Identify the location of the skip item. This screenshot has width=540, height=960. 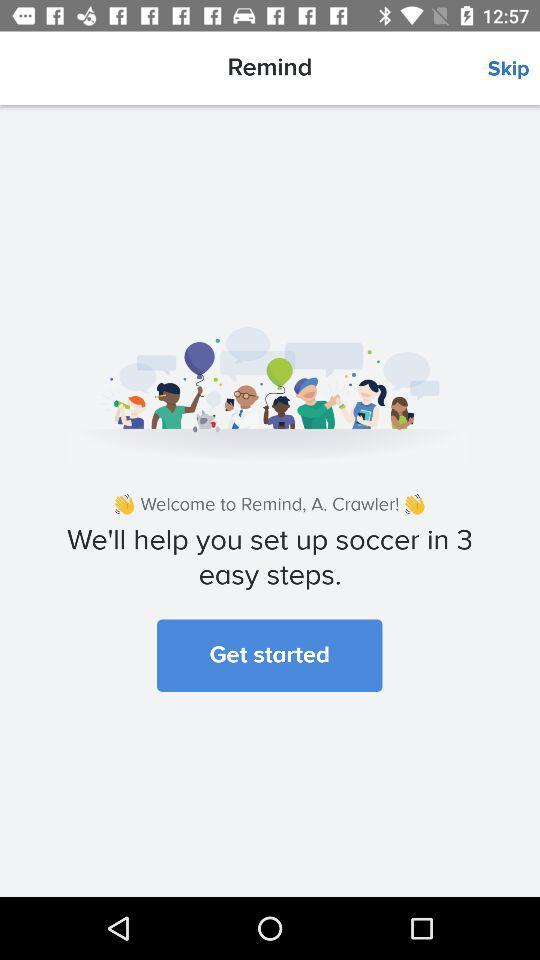
(513, 69).